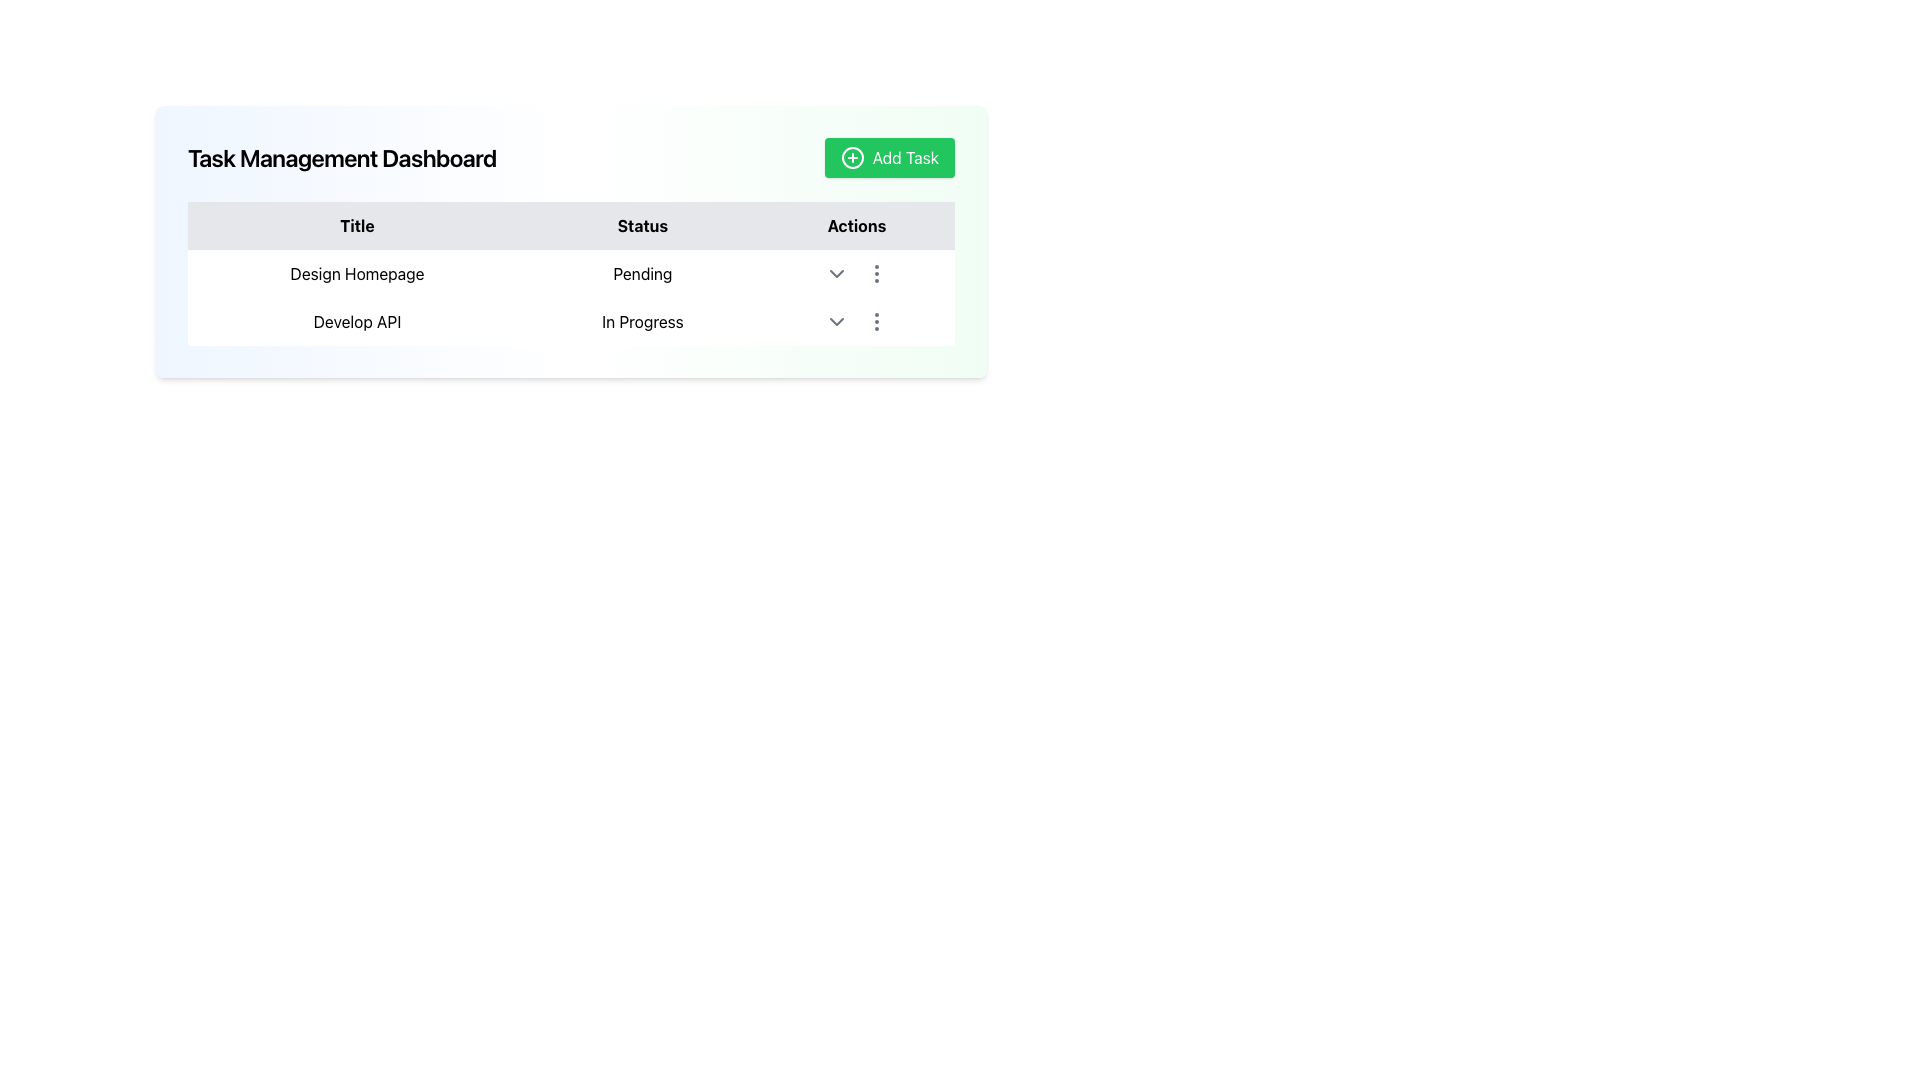 The height and width of the screenshot is (1080, 1920). Describe the element at coordinates (876, 320) in the screenshot. I see `the contextual menu button in the Actions column of the second row` at that location.